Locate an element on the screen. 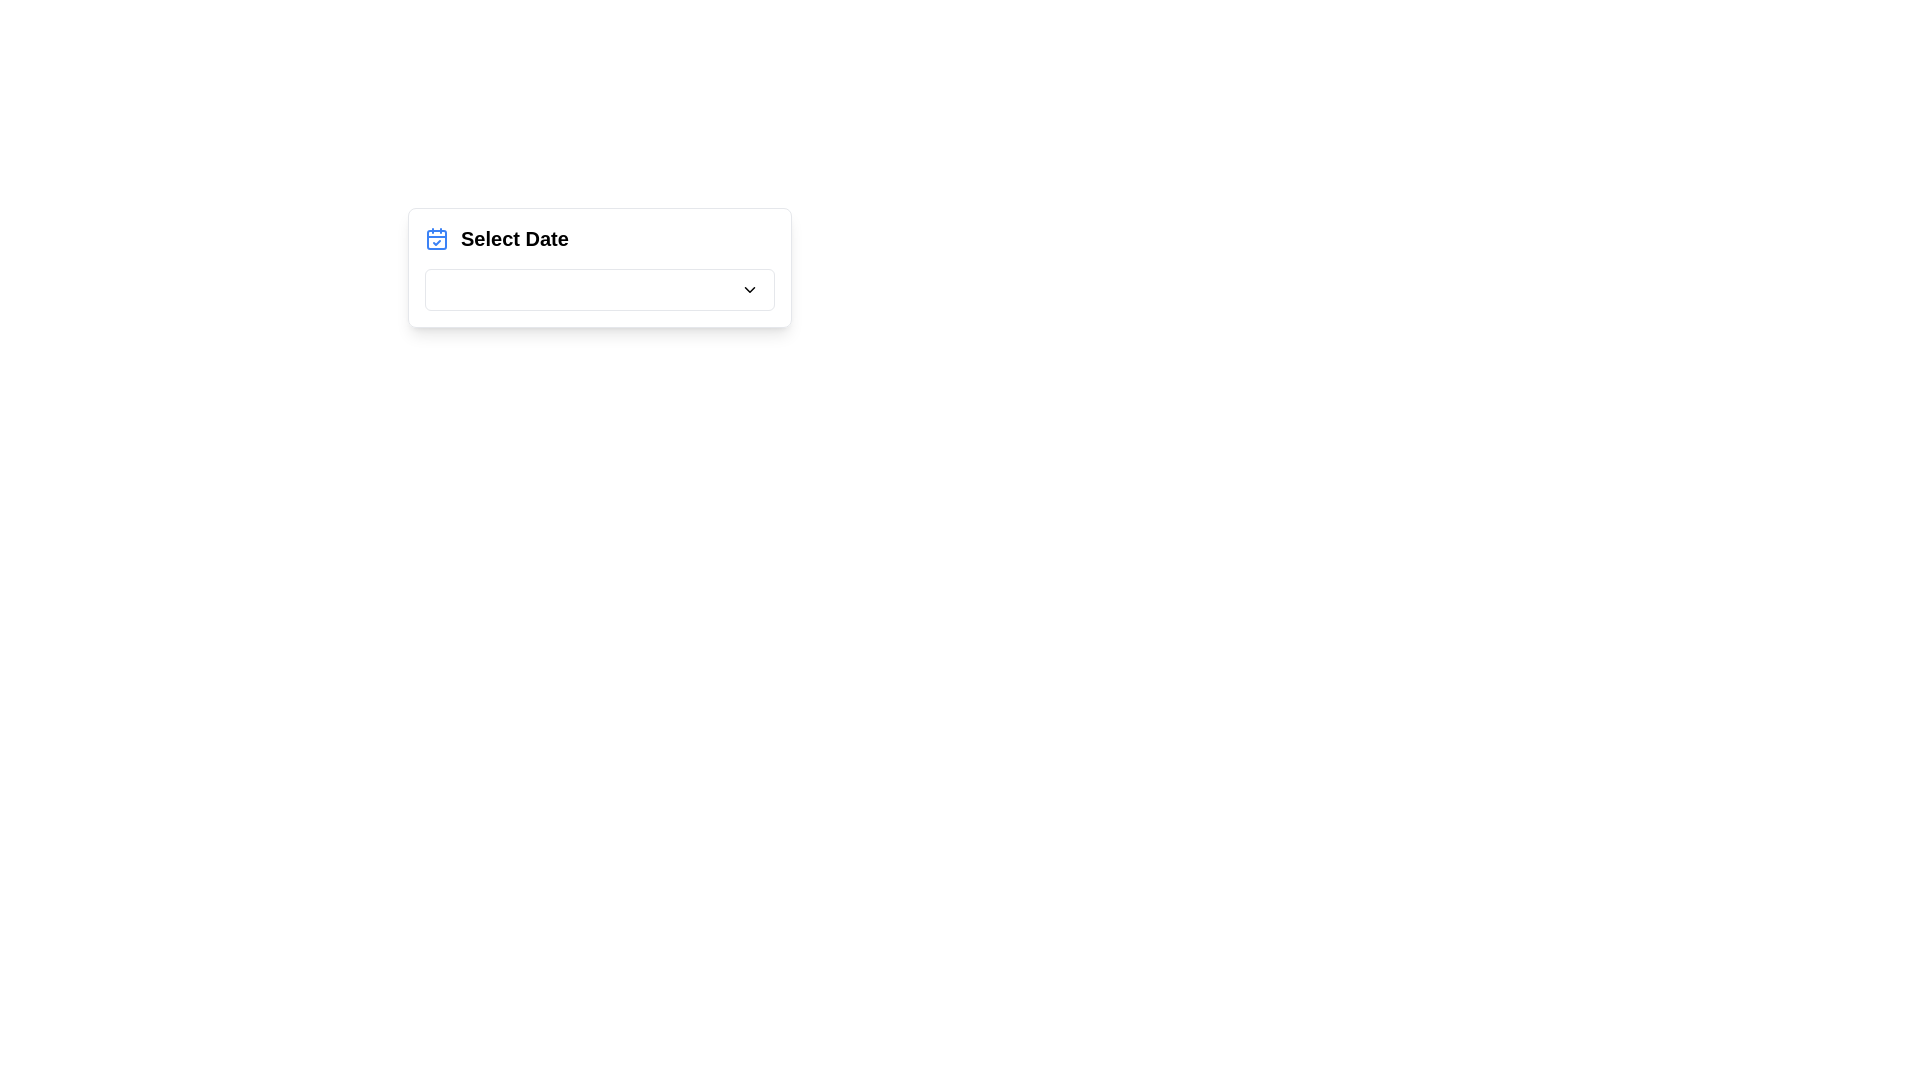  the descriptive header for date selection located to the right of a blue calendar icon and above a dropdown field is located at coordinates (514, 238).